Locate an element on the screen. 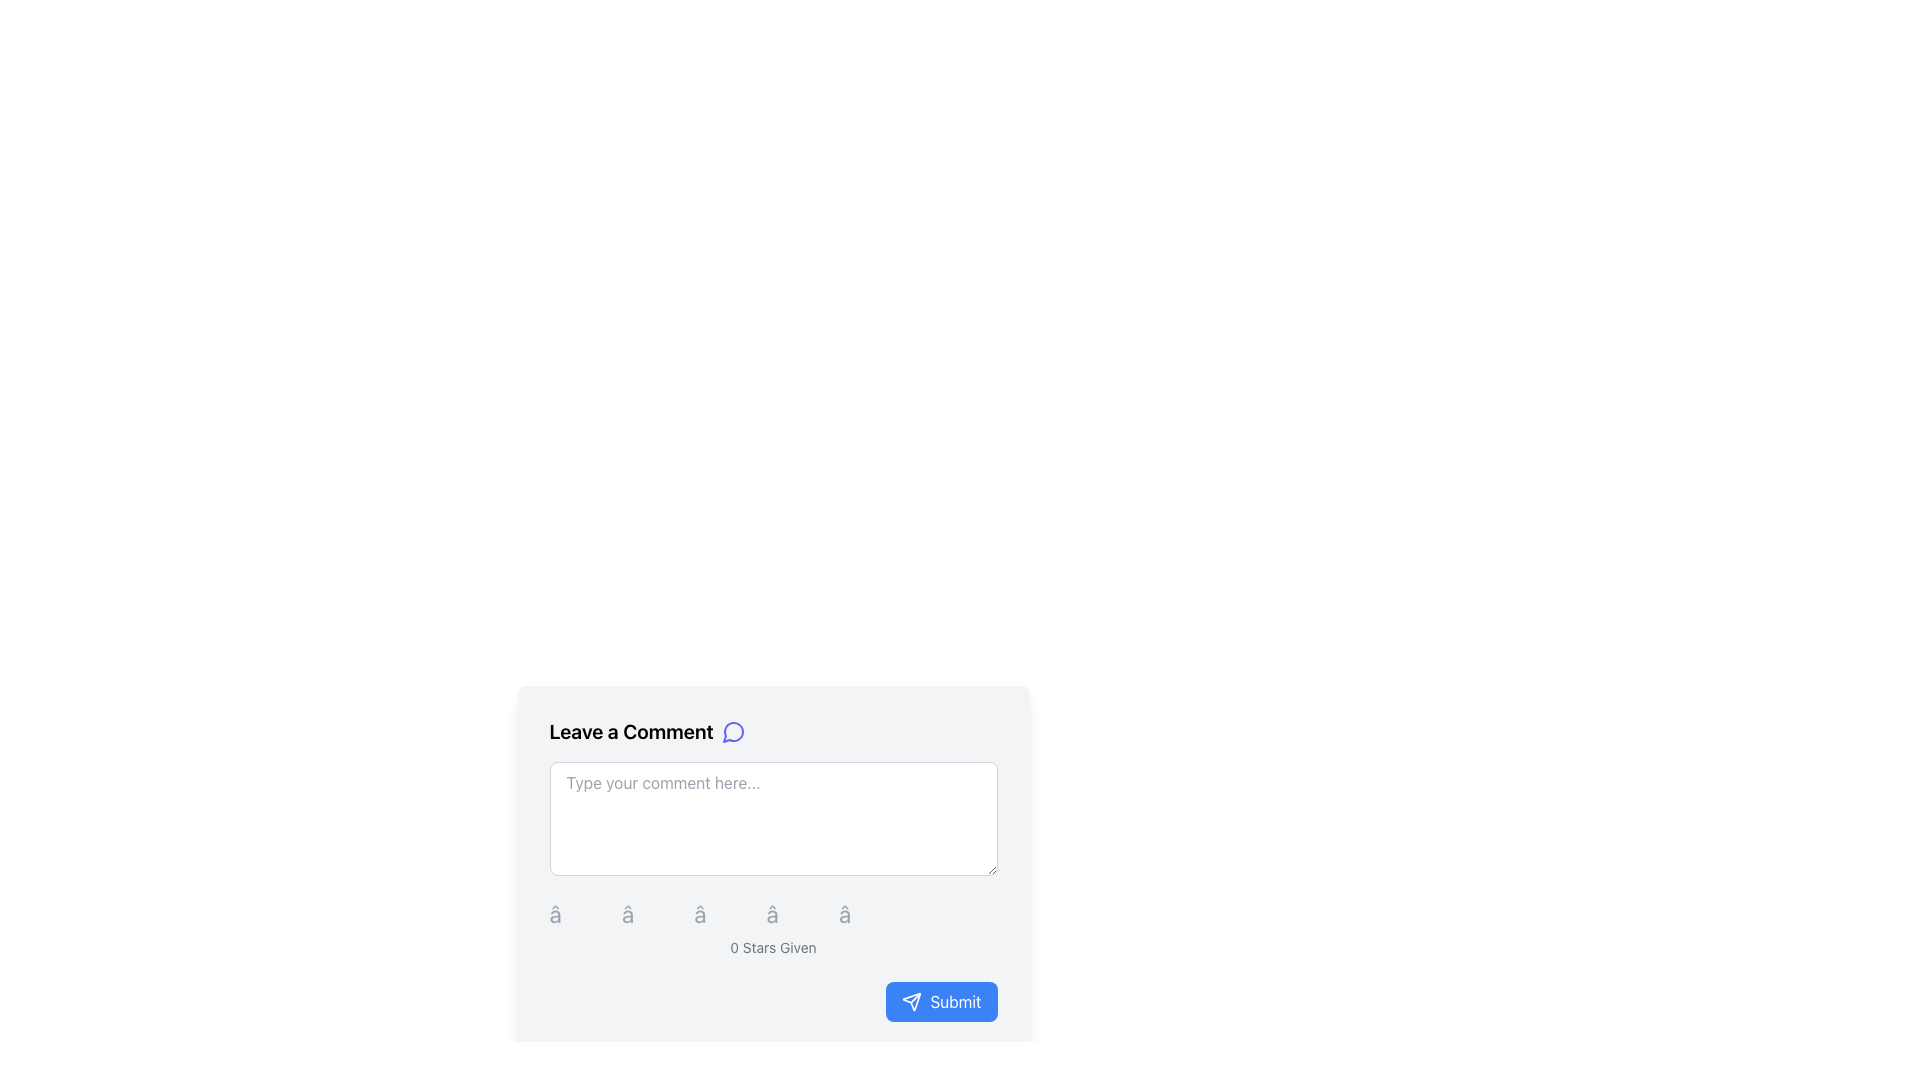 This screenshot has height=1080, width=1920. the blue rectangular 'Submit' button with rounded corners located at the bottom right corner of the comment box section is located at coordinates (772, 1002).